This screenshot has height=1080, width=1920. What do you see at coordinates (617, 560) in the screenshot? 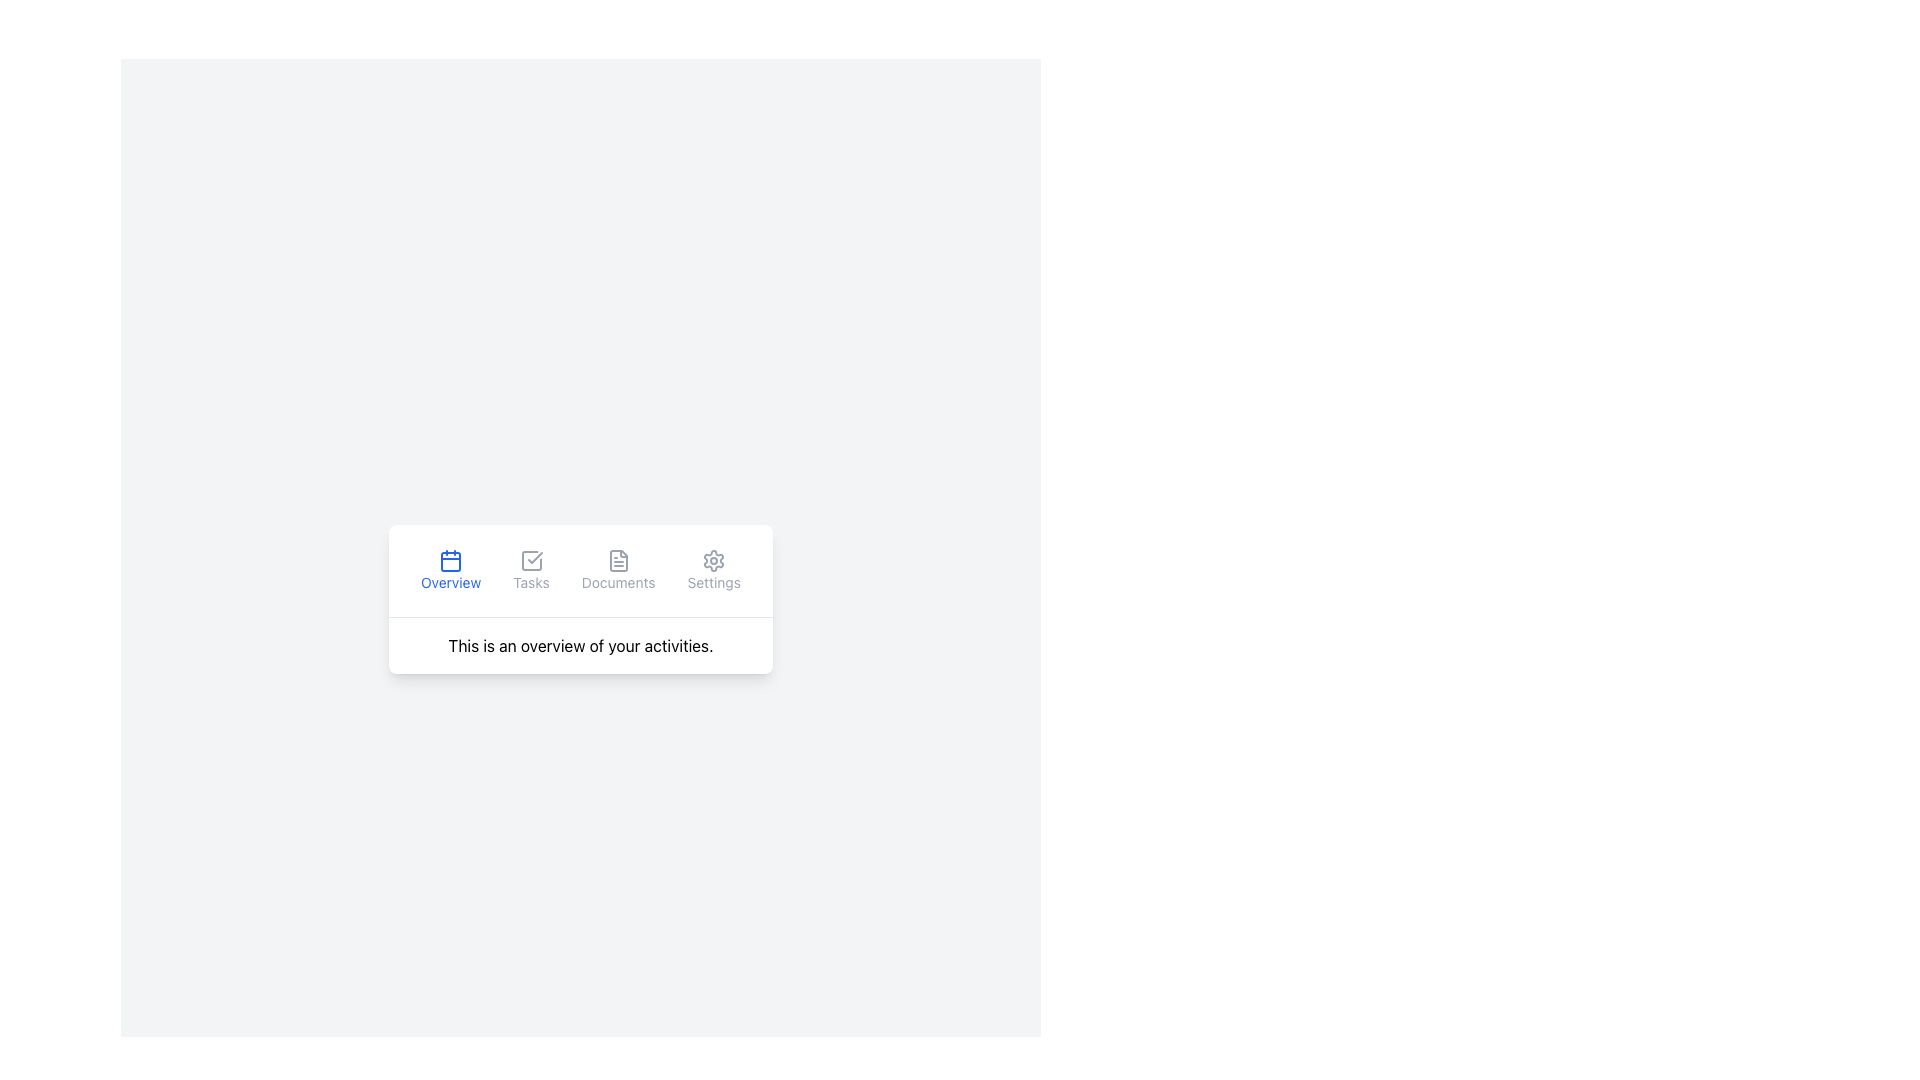
I see `the 'Documents' icon located in the center of the bottom-centered navigation panel, which is the third item out of four options` at bounding box center [617, 560].